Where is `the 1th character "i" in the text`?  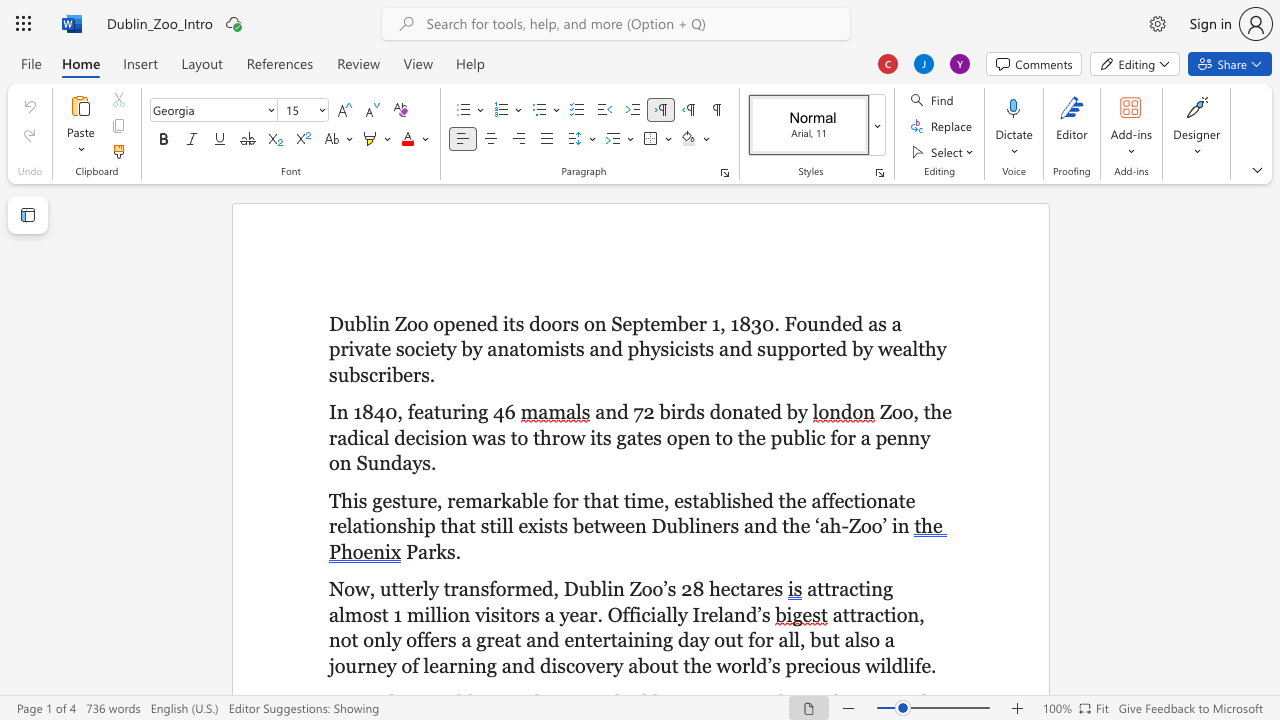
the 1th character "i" in the text is located at coordinates (462, 411).